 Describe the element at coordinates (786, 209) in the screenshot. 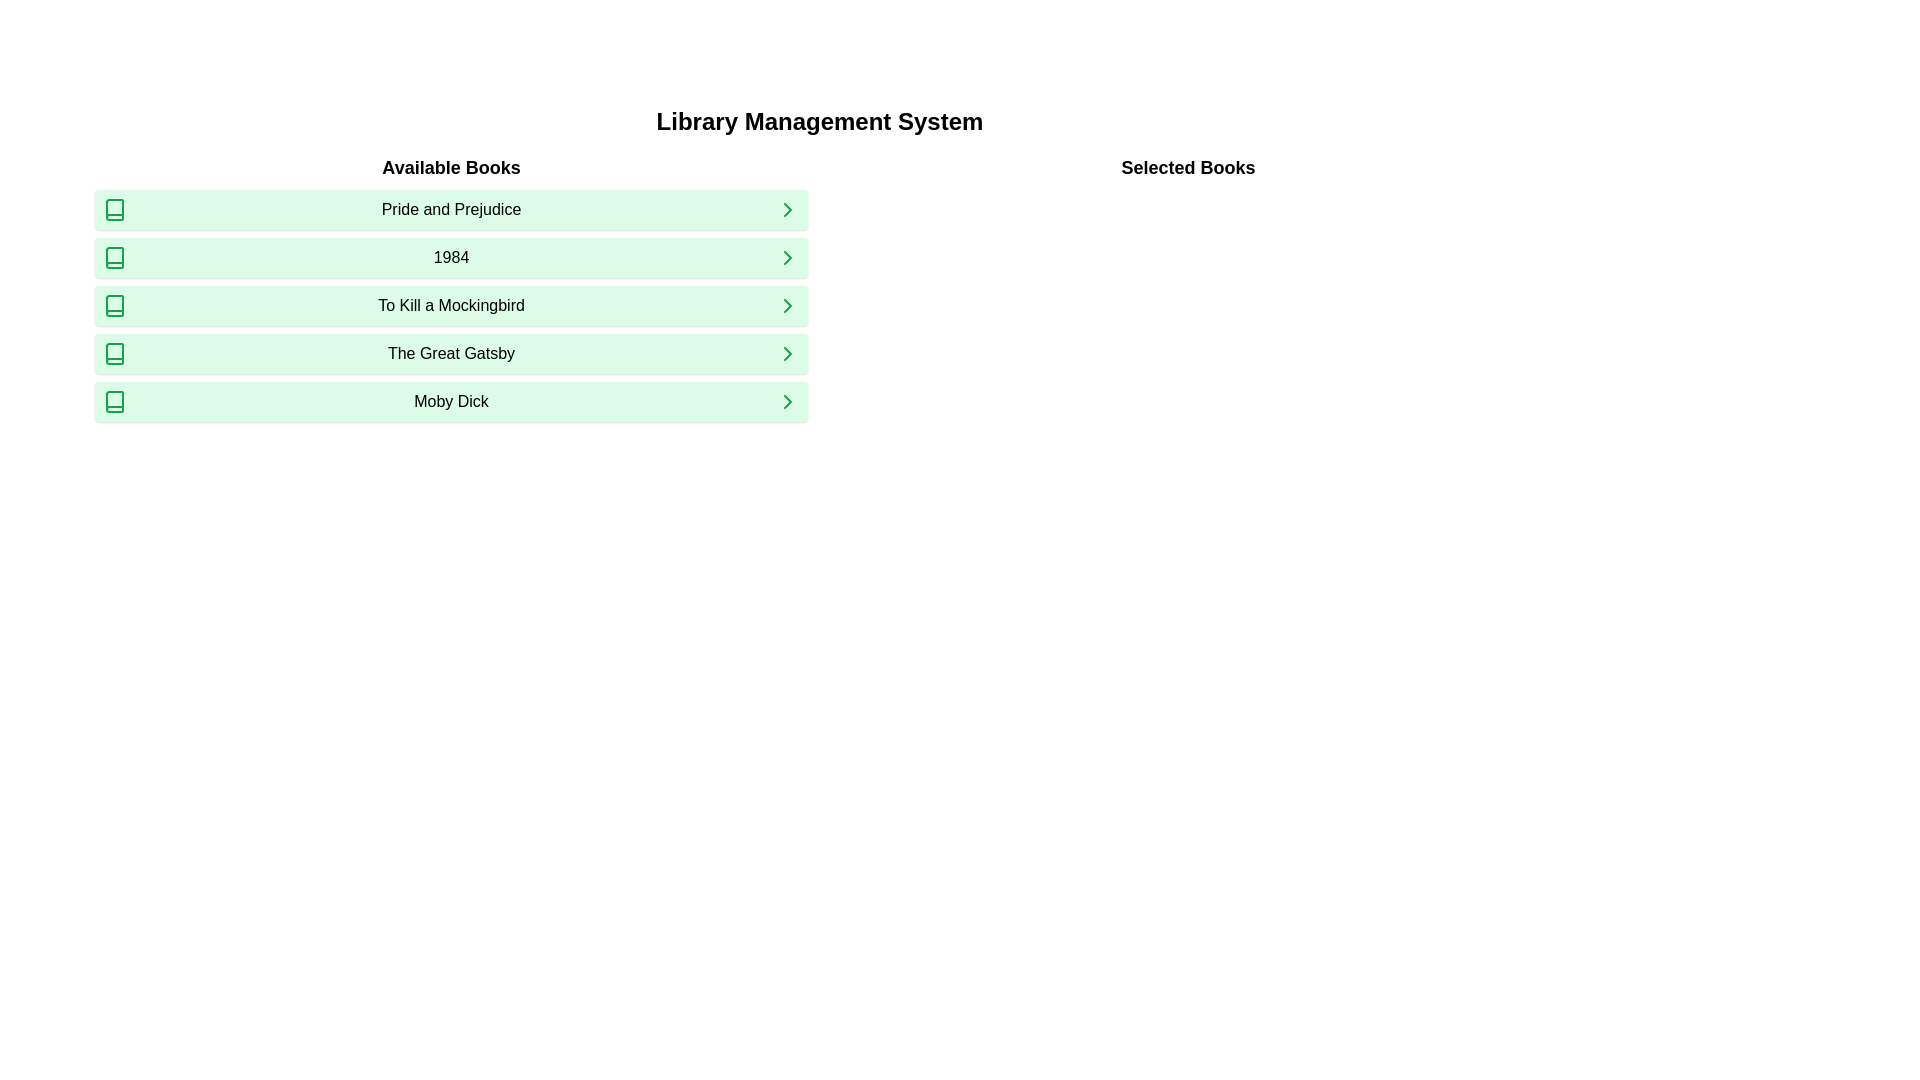

I see `the icon located at the far-right side of the 'Pride and Prejudice' row in the 'Available Books' section` at that location.